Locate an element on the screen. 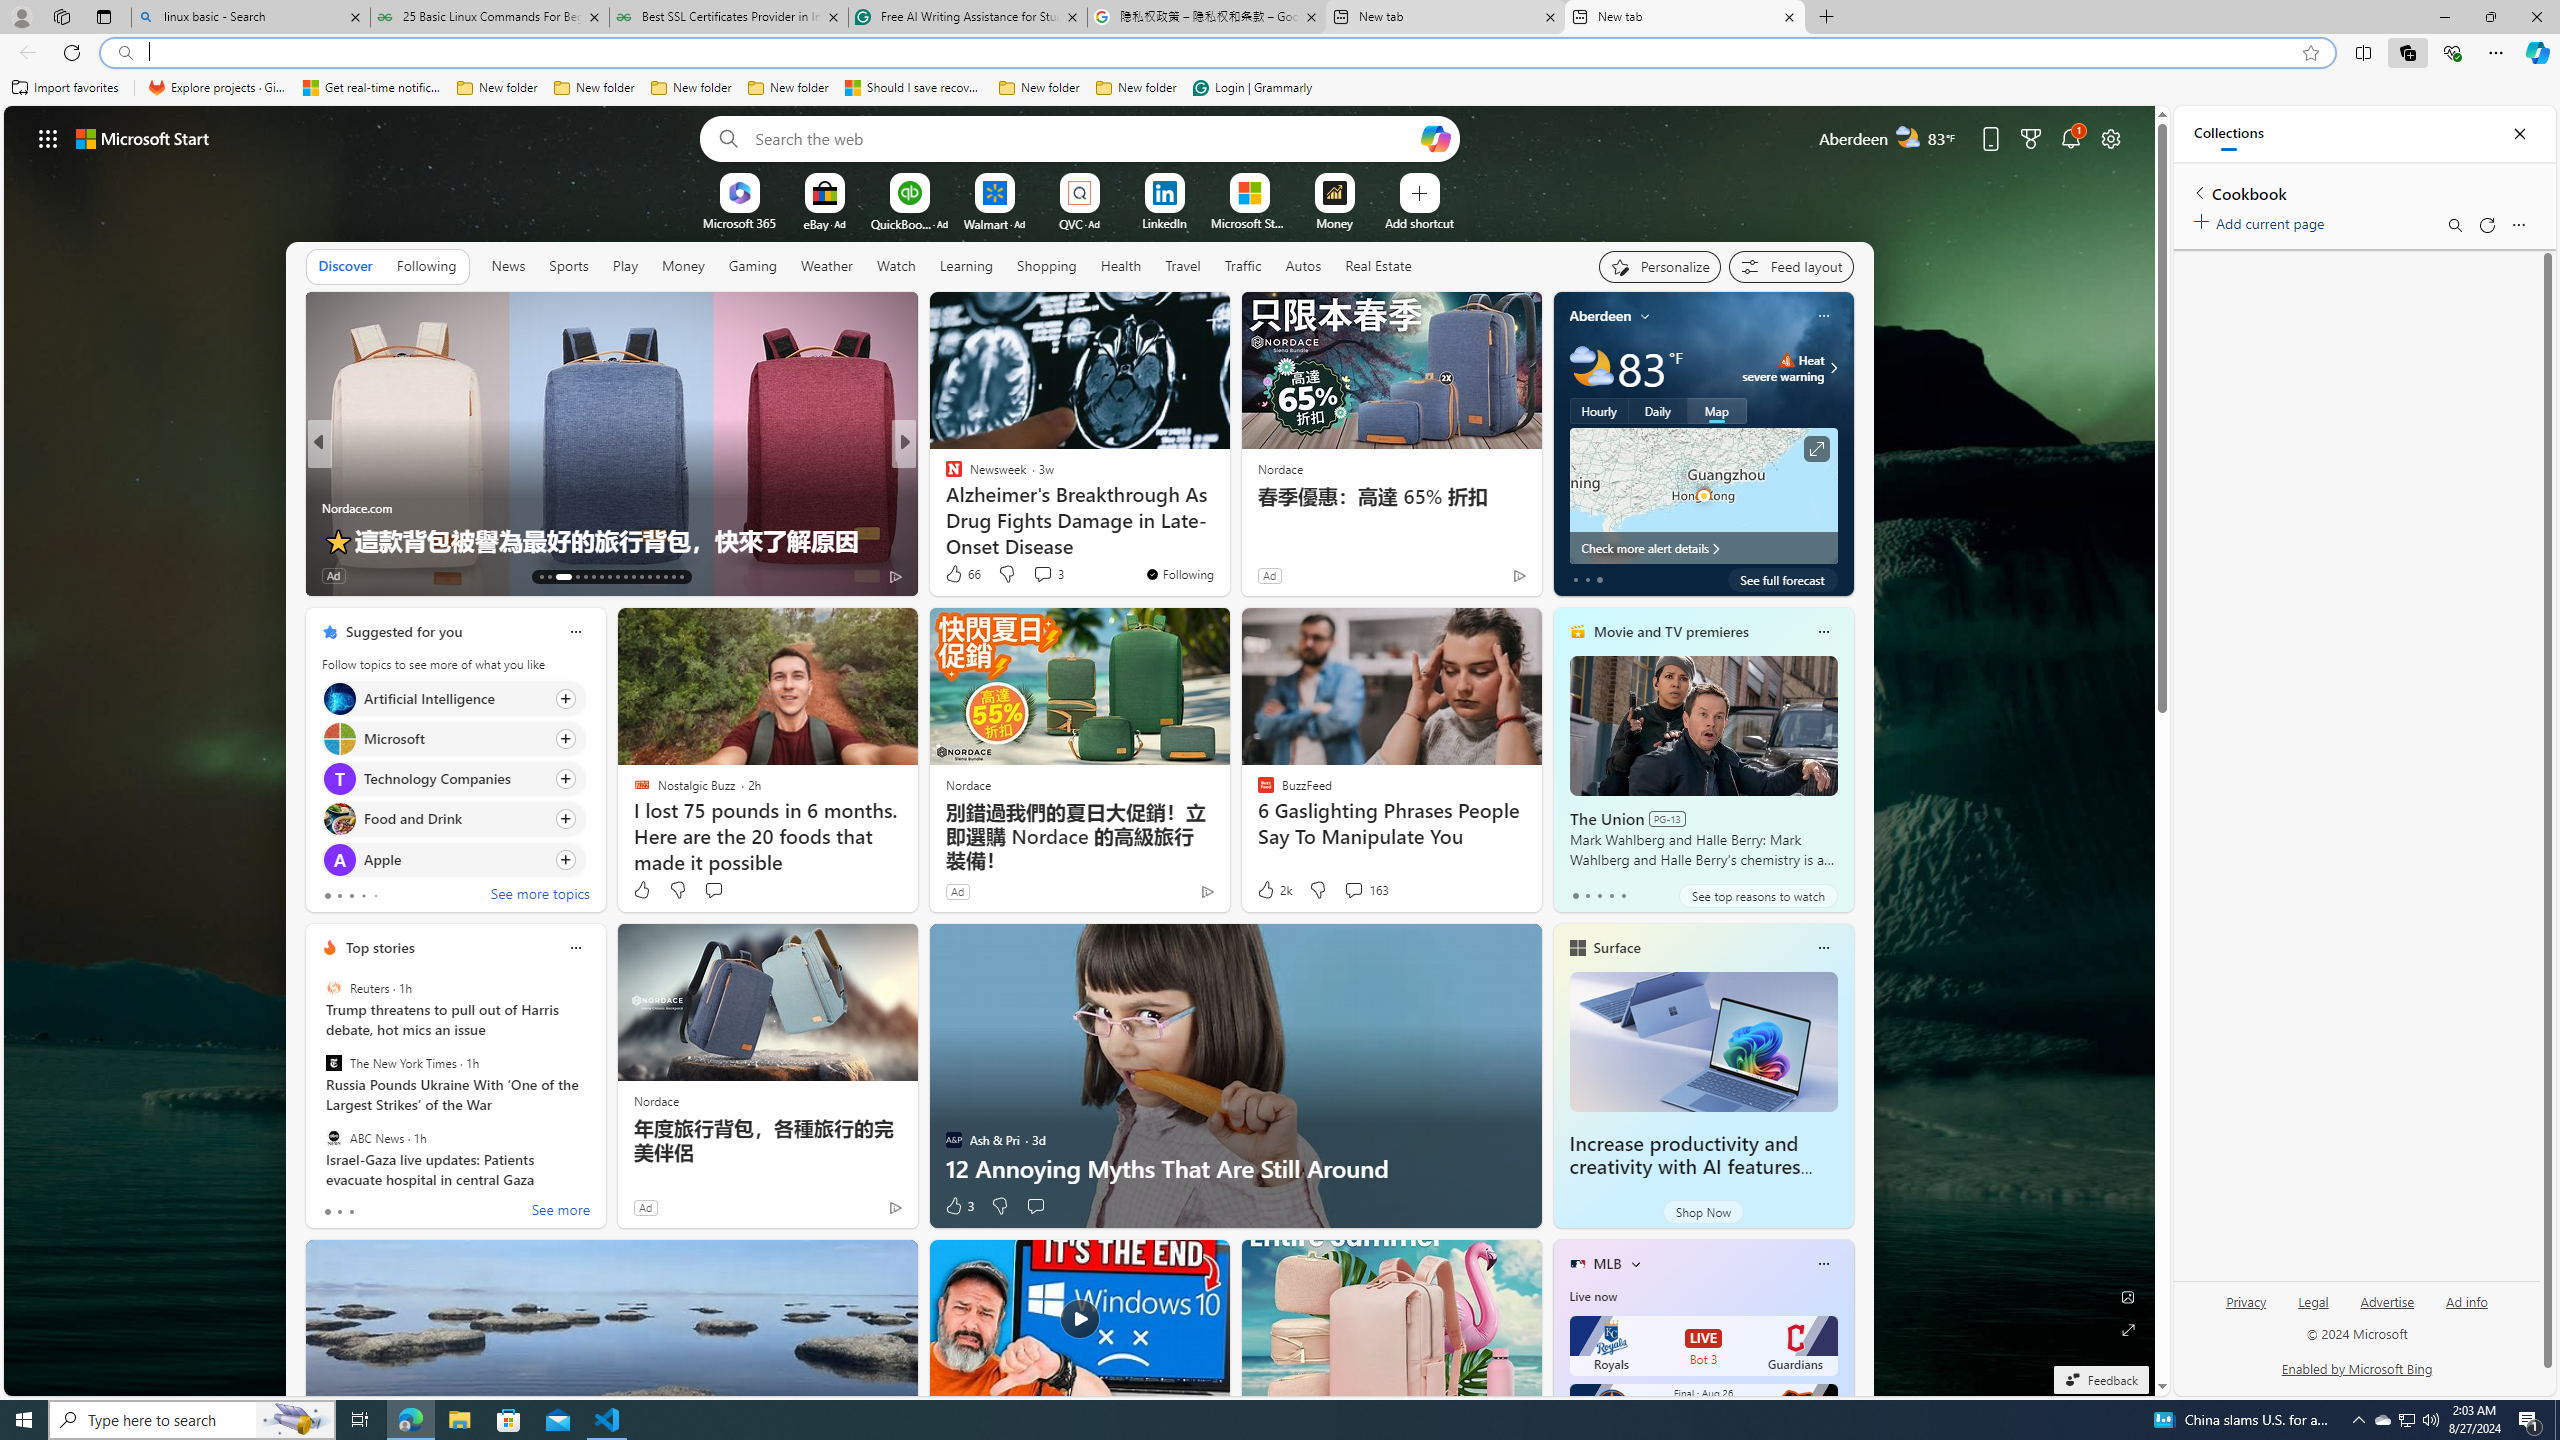 Image resolution: width=2560 pixels, height=1440 pixels. 'Play' is located at coordinates (623, 265).